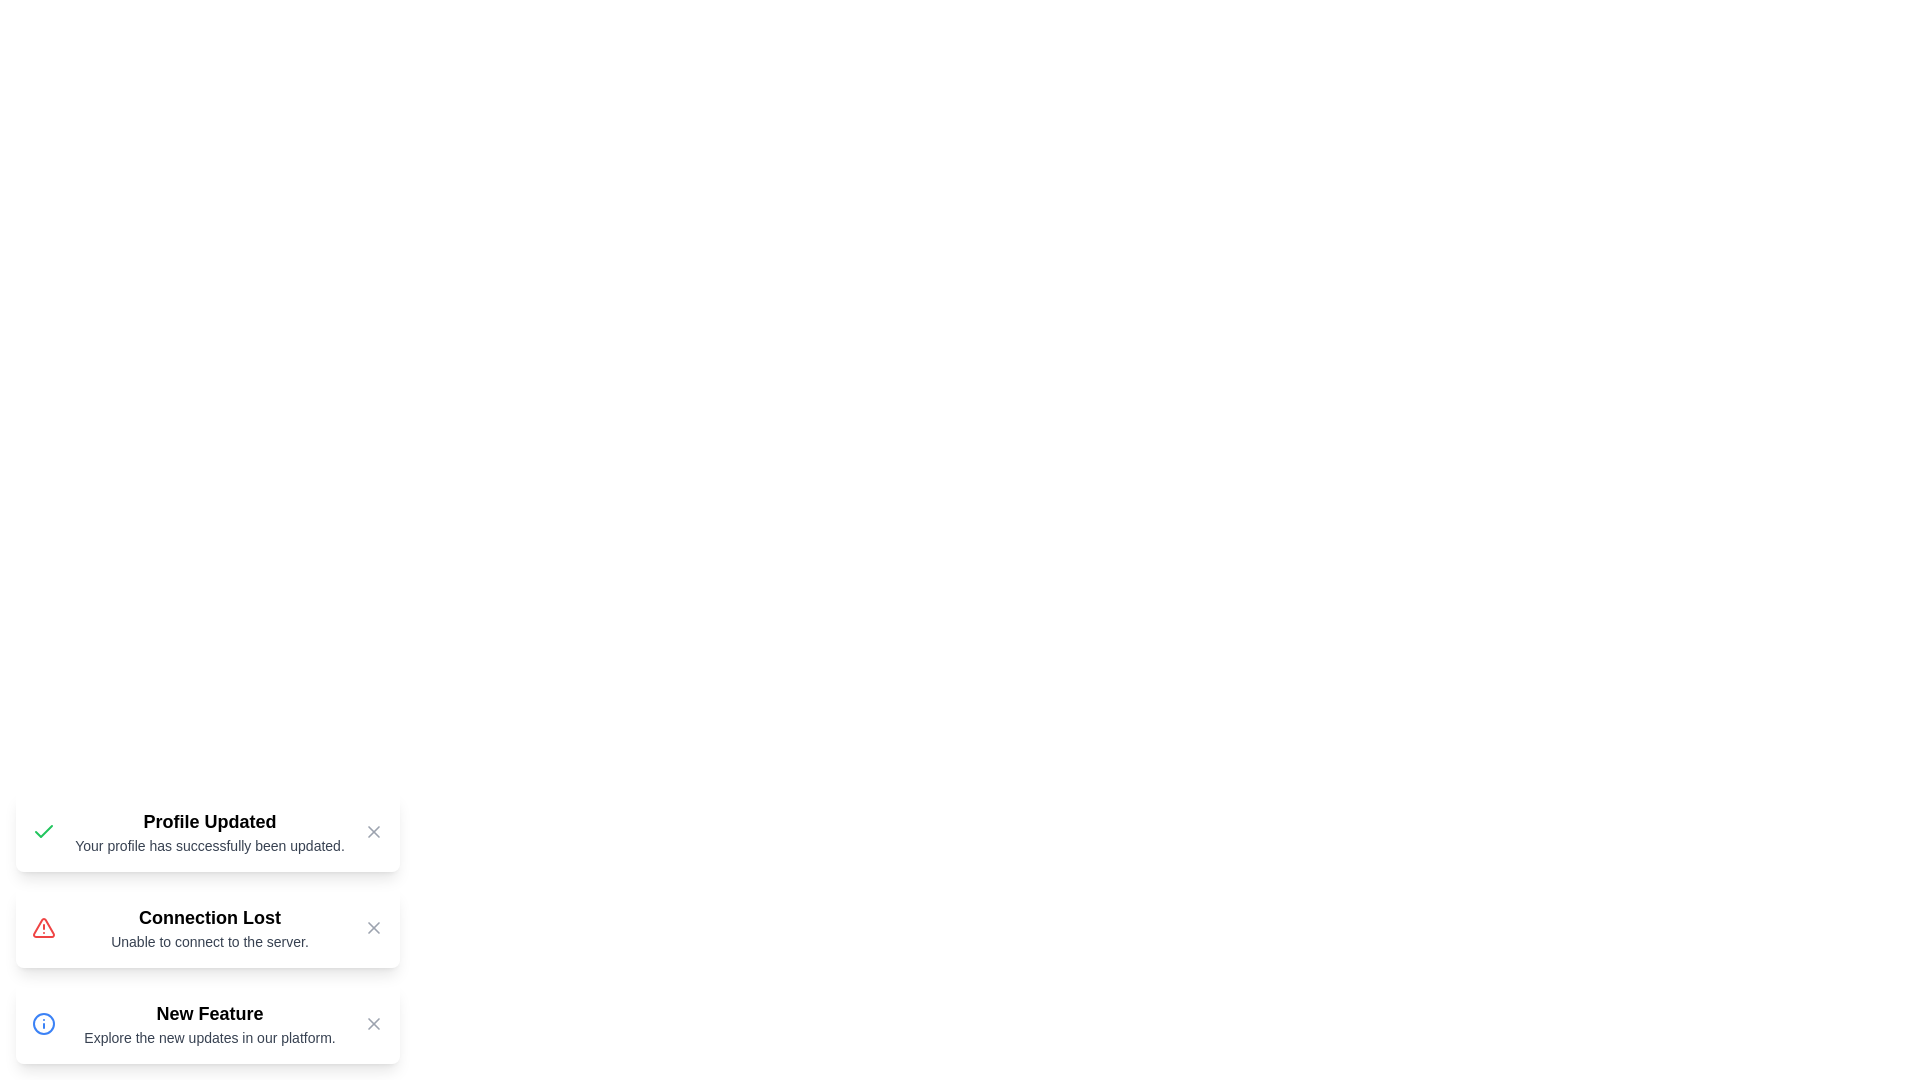  I want to click on the icon in the snackbar with Connection Lost, so click(43, 928).